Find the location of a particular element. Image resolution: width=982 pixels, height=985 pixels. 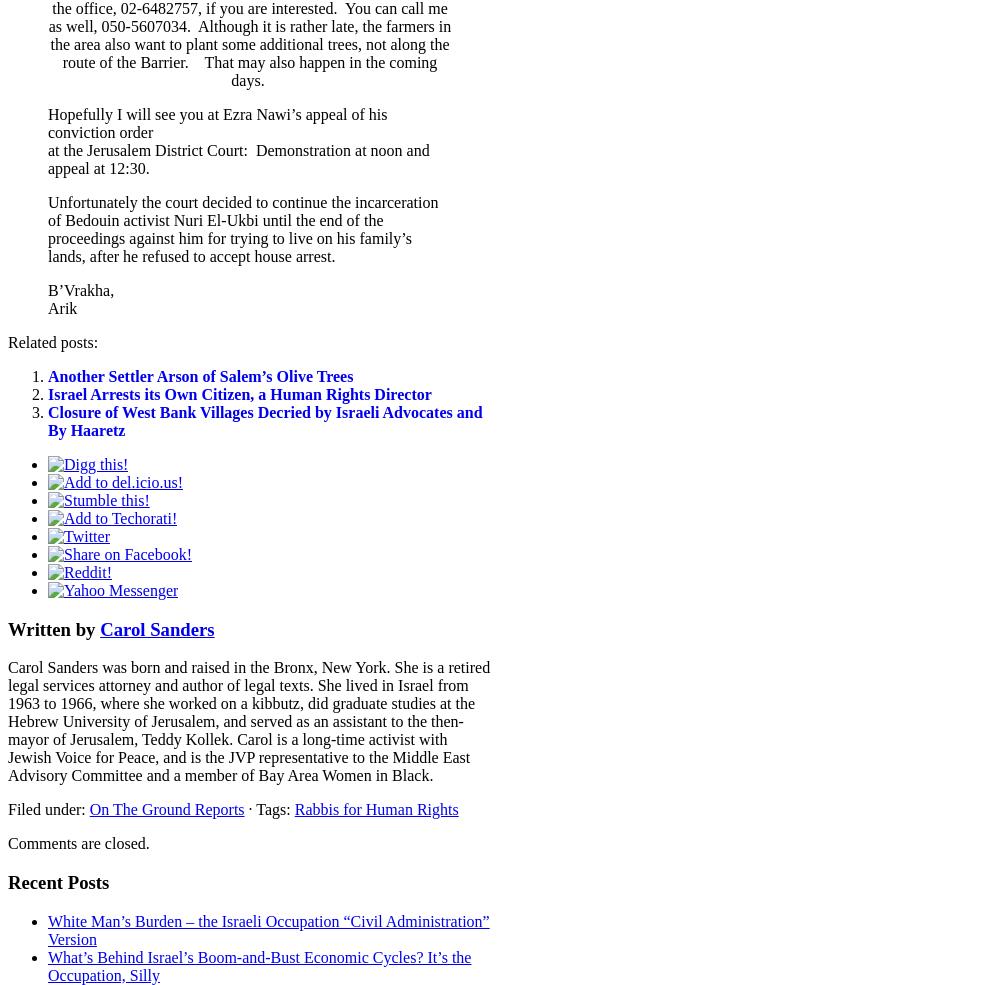

'White Man’s Burden – the Israeli Occupation “Civil Administration” Version' is located at coordinates (268, 929).